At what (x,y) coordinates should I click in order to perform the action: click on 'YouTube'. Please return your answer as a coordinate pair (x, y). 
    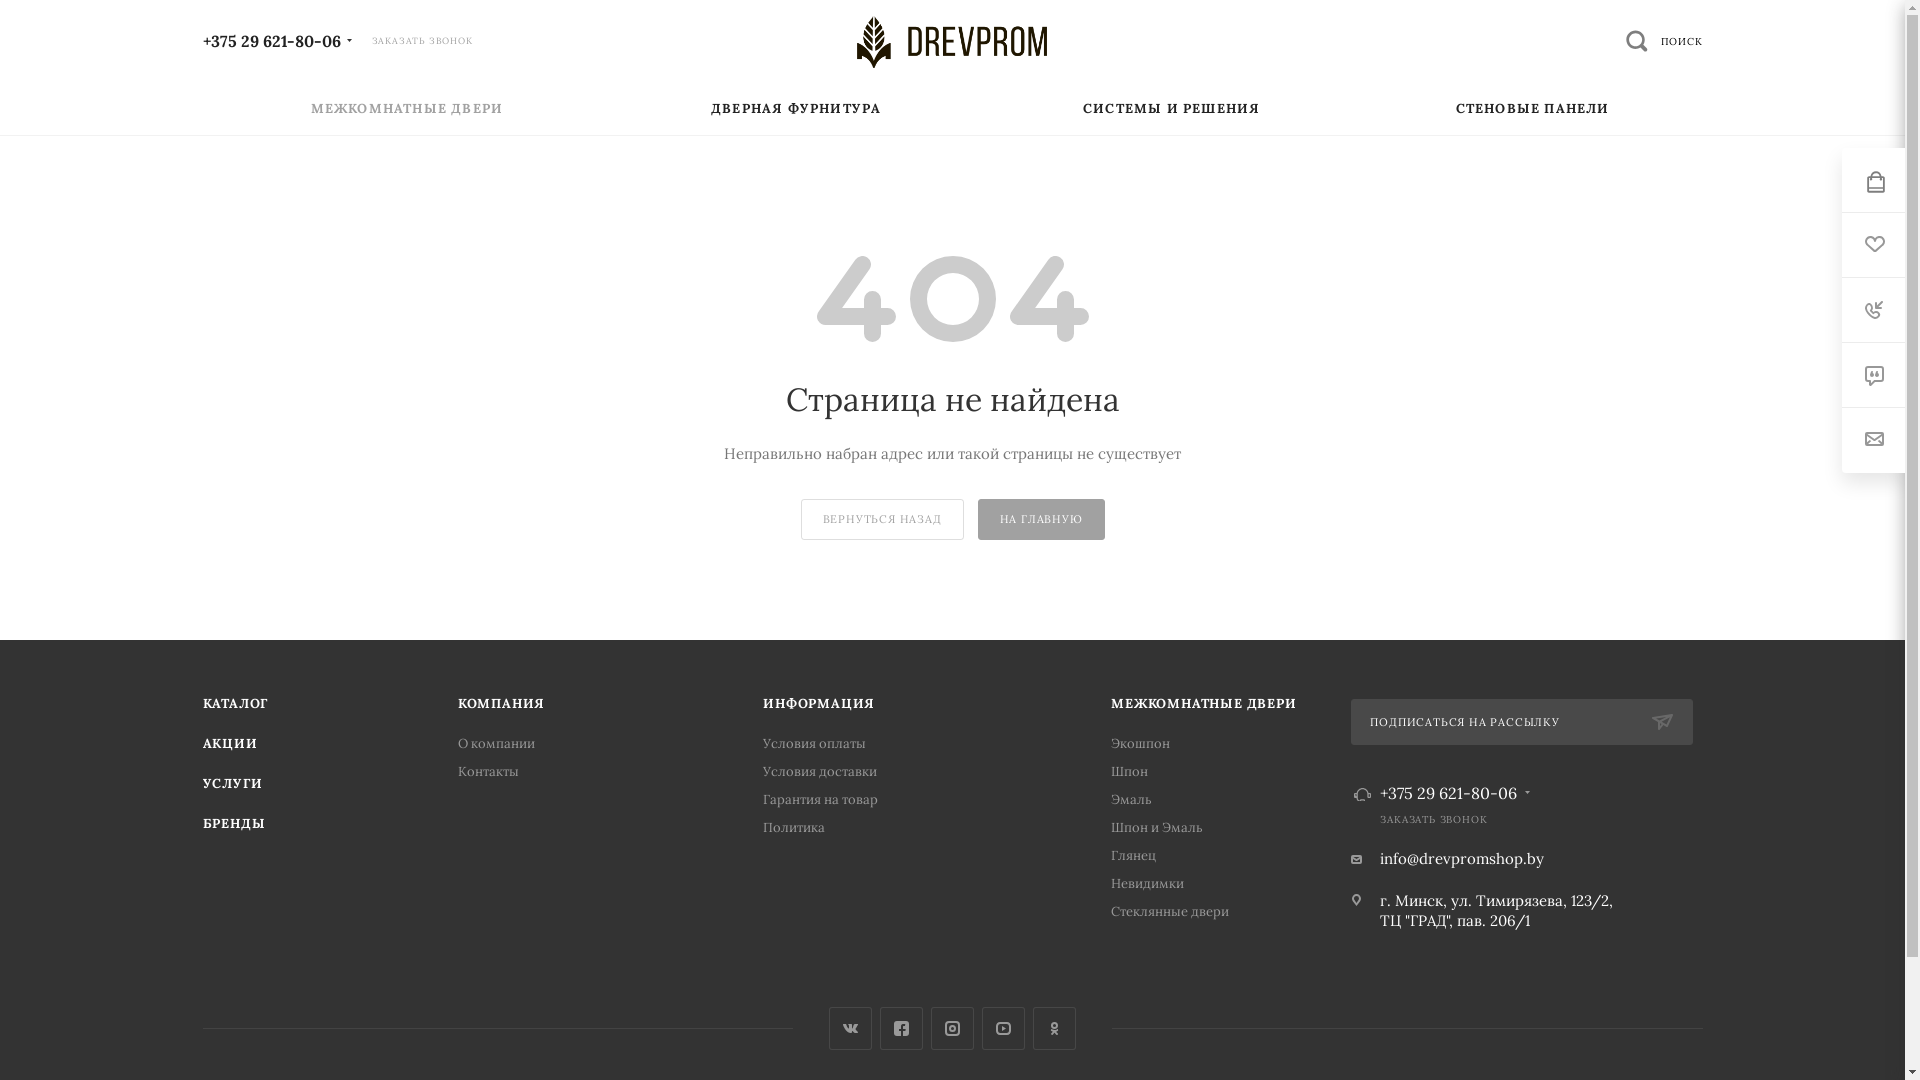
    Looking at the image, I should click on (1003, 1028).